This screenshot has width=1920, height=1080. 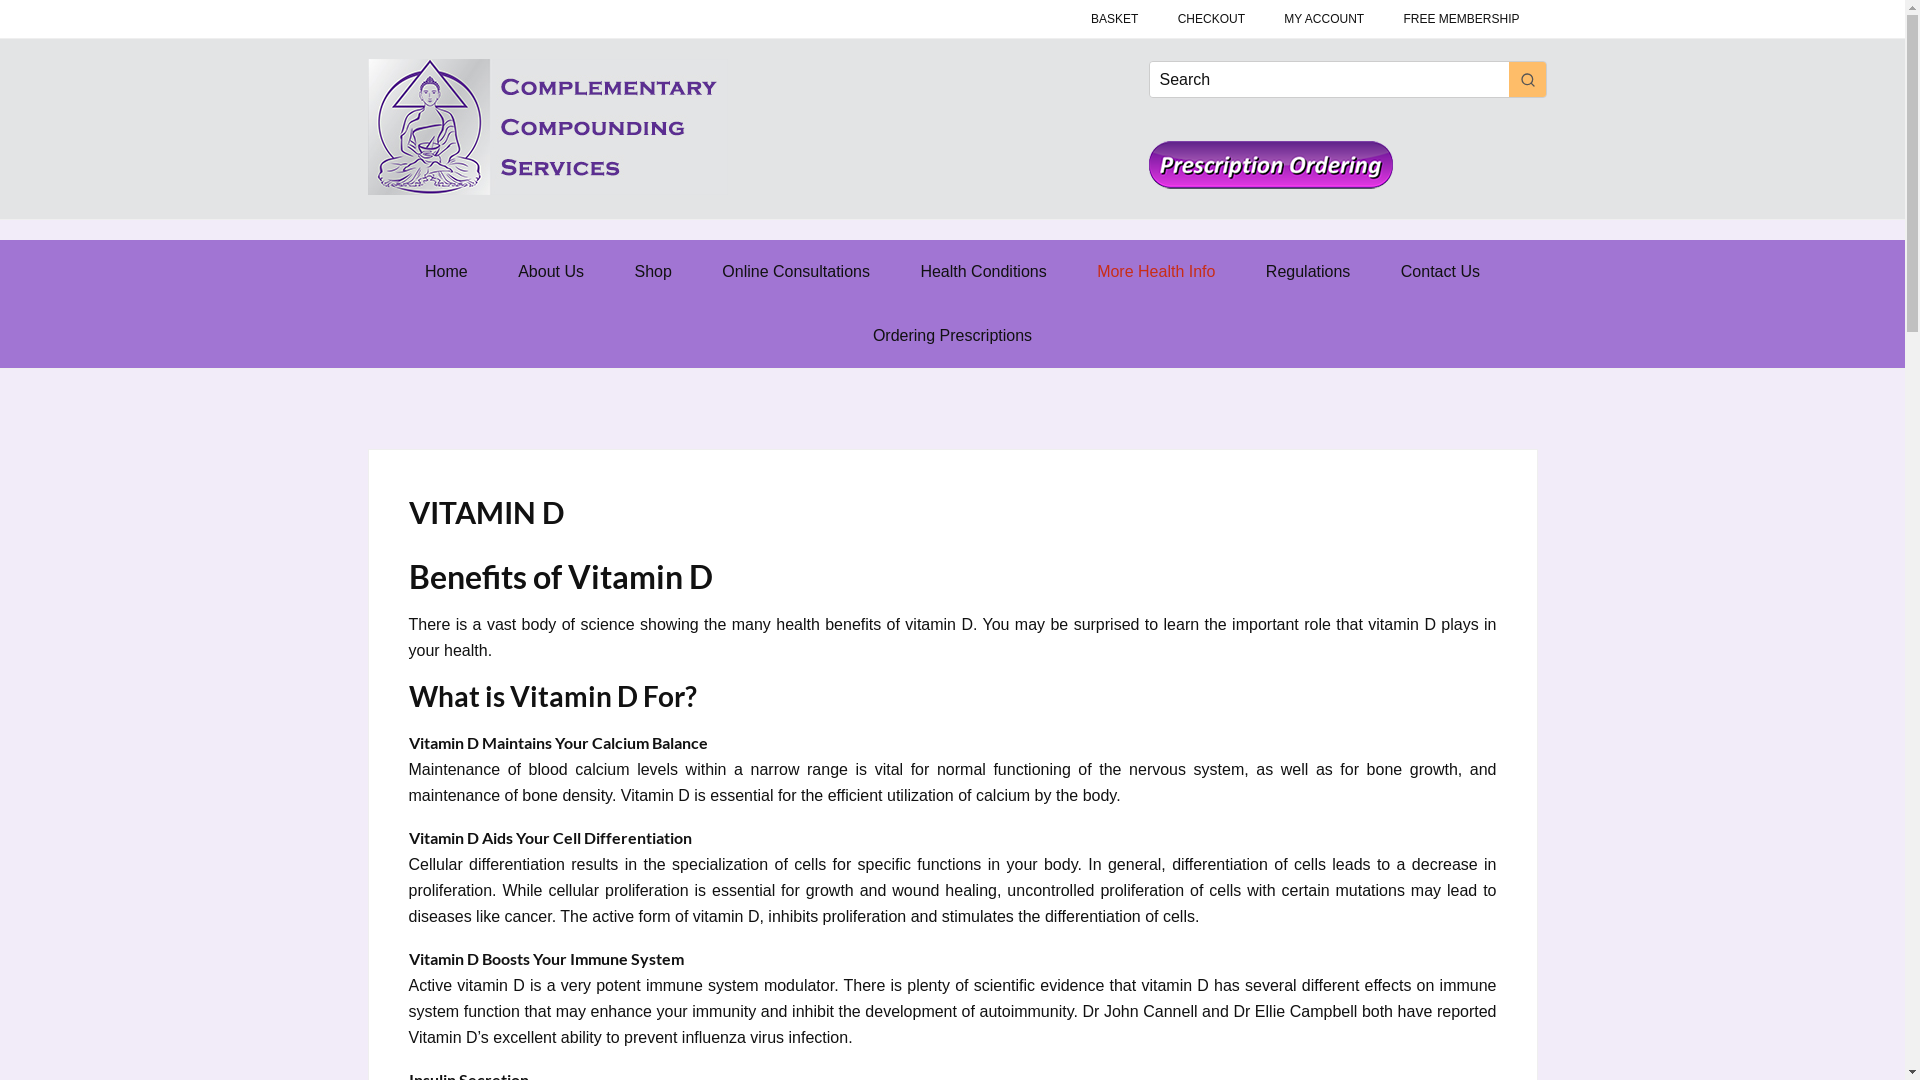 What do you see at coordinates (1440, 272) in the screenshot?
I see `'Contact Us'` at bounding box center [1440, 272].